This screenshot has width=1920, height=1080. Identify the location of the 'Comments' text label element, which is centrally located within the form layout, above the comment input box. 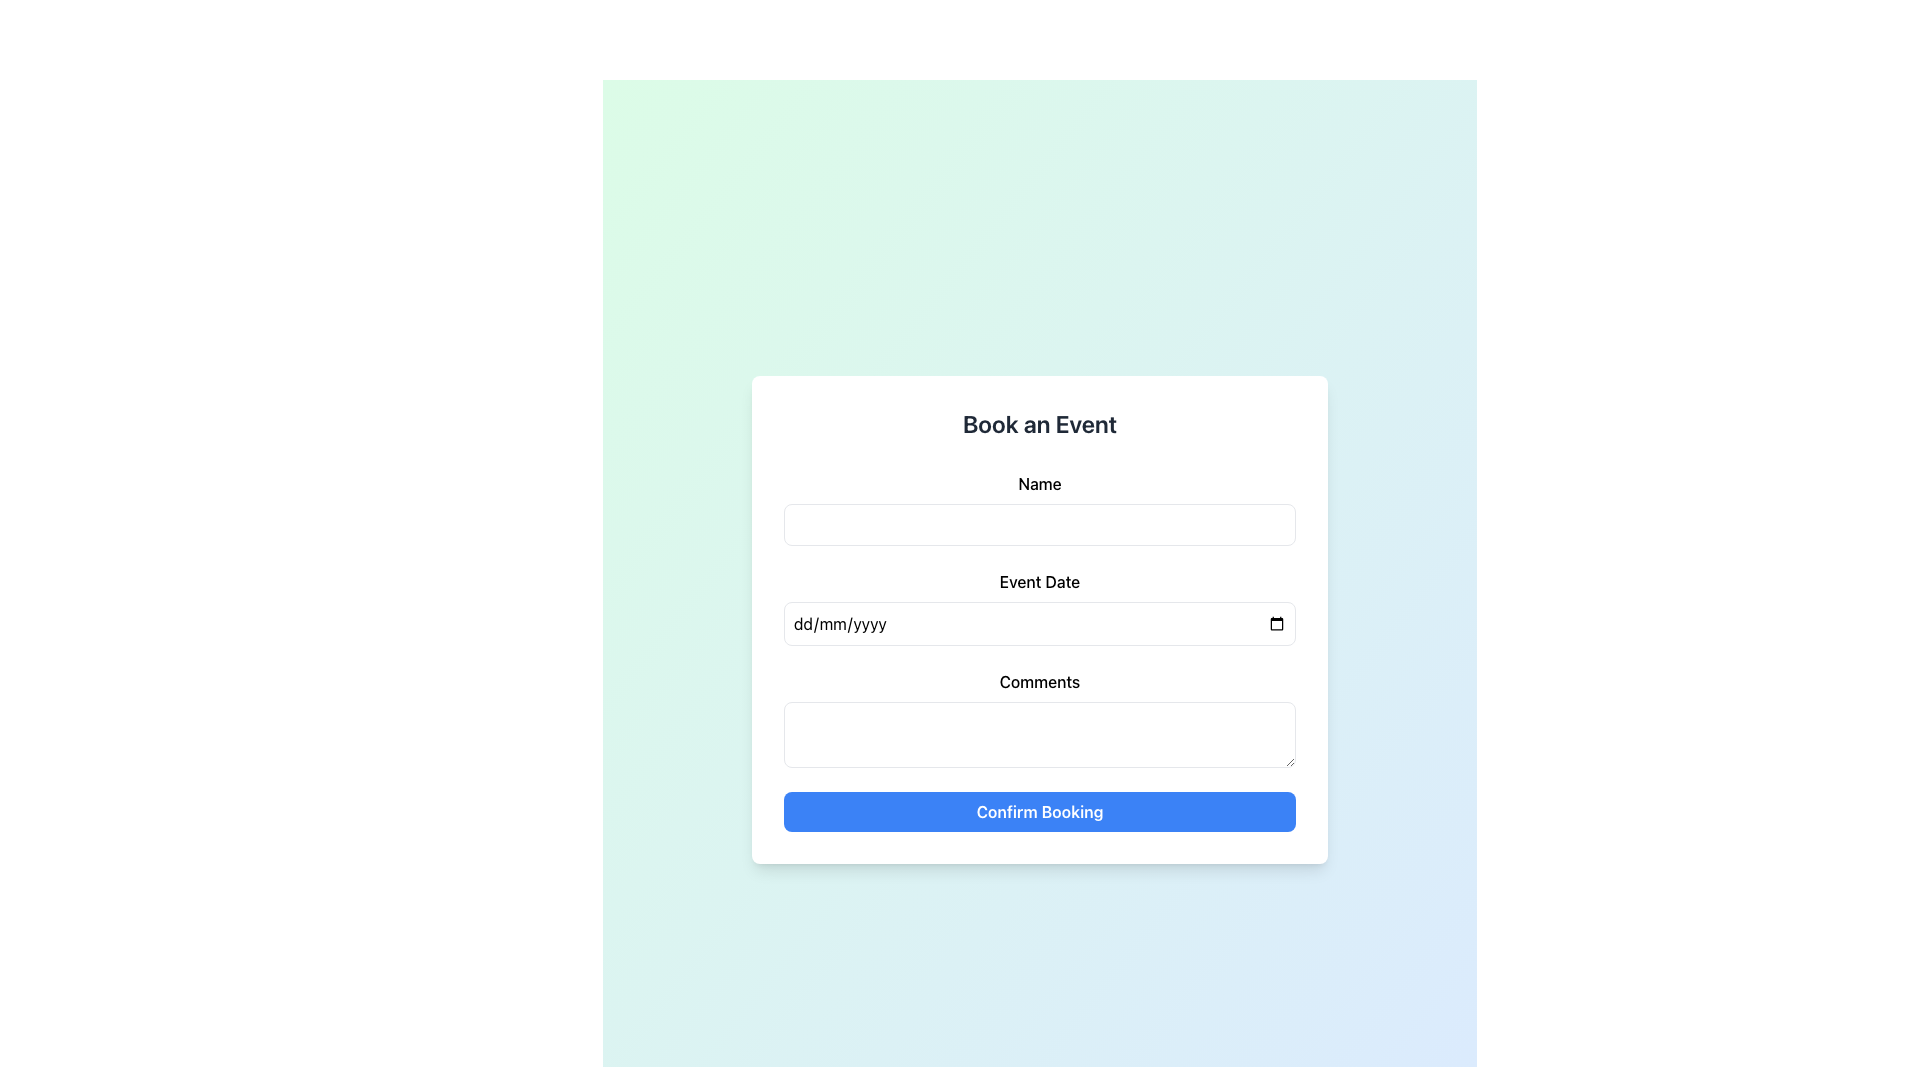
(1040, 681).